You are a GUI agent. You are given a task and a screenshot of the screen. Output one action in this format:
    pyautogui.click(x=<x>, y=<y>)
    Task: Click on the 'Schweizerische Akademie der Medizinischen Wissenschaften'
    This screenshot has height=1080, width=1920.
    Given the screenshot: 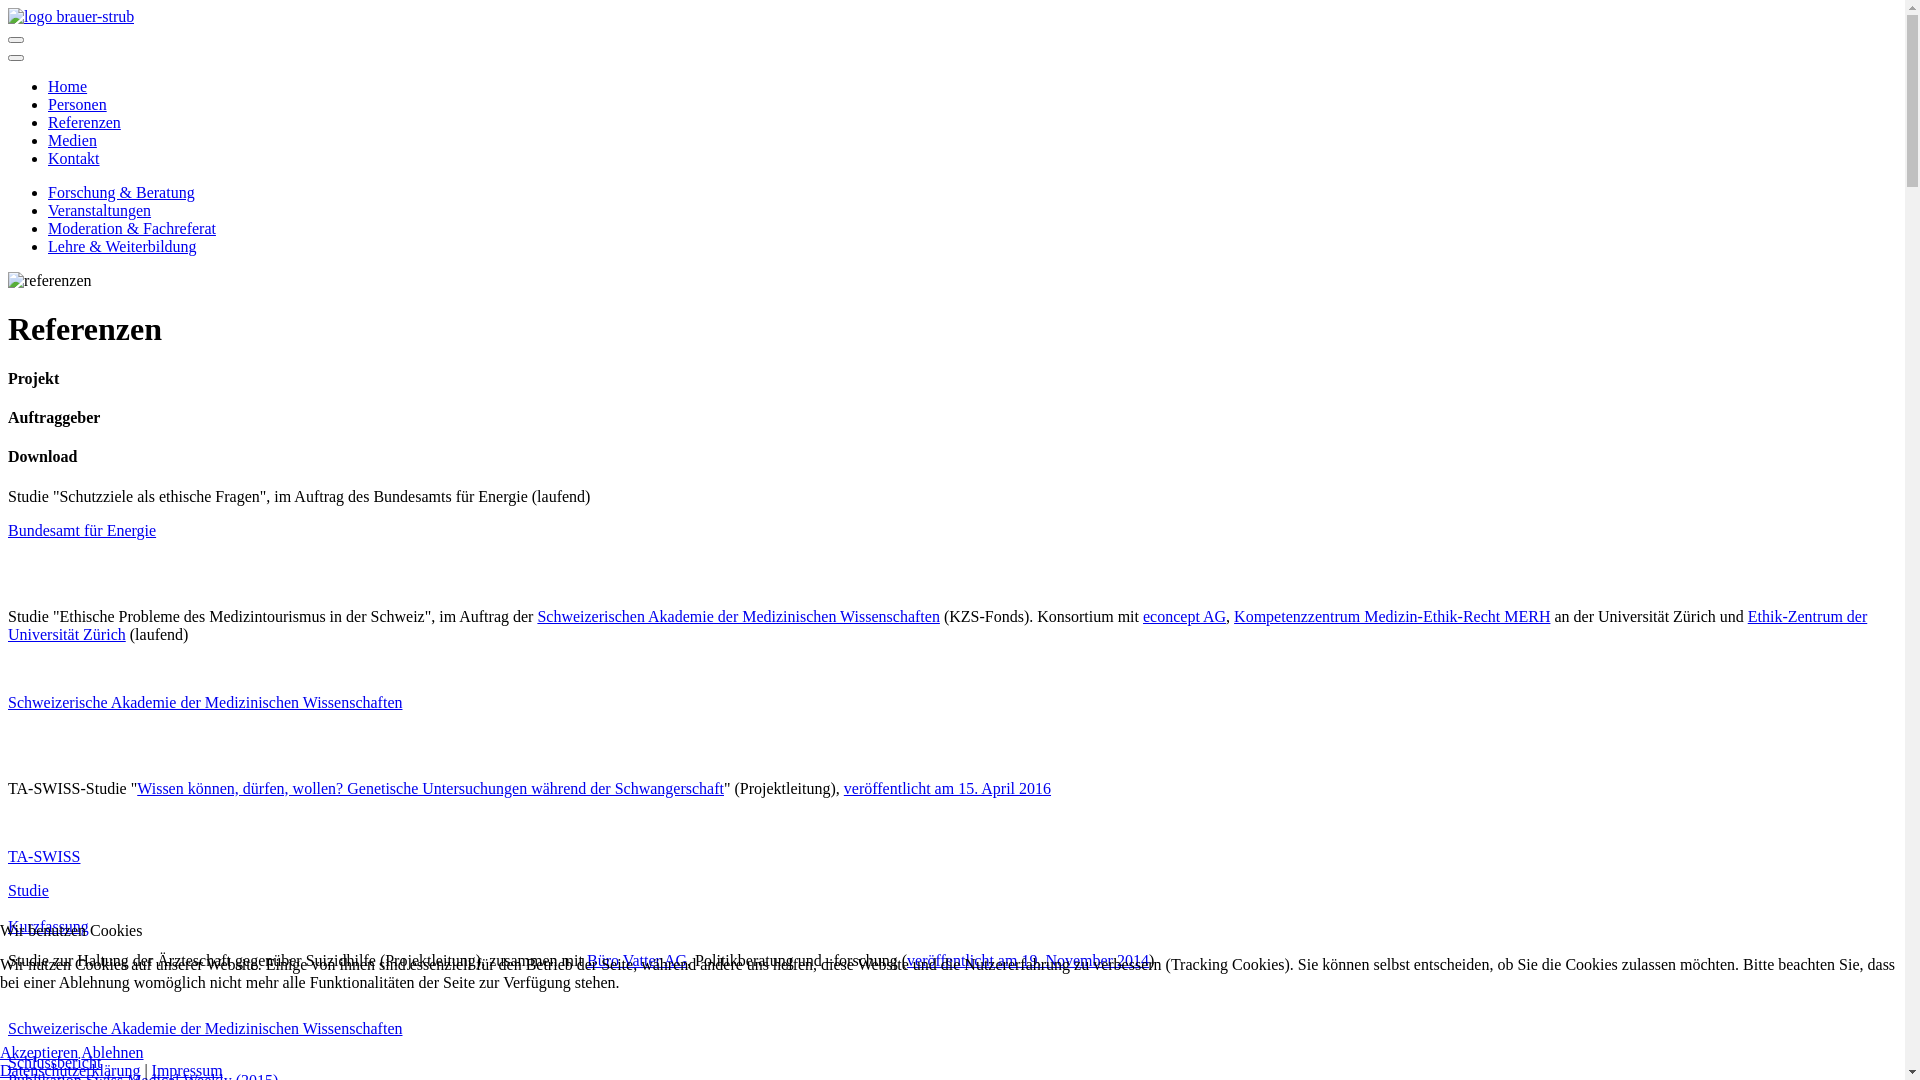 What is the action you would take?
    pyautogui.click(x=8, y=1028)
    